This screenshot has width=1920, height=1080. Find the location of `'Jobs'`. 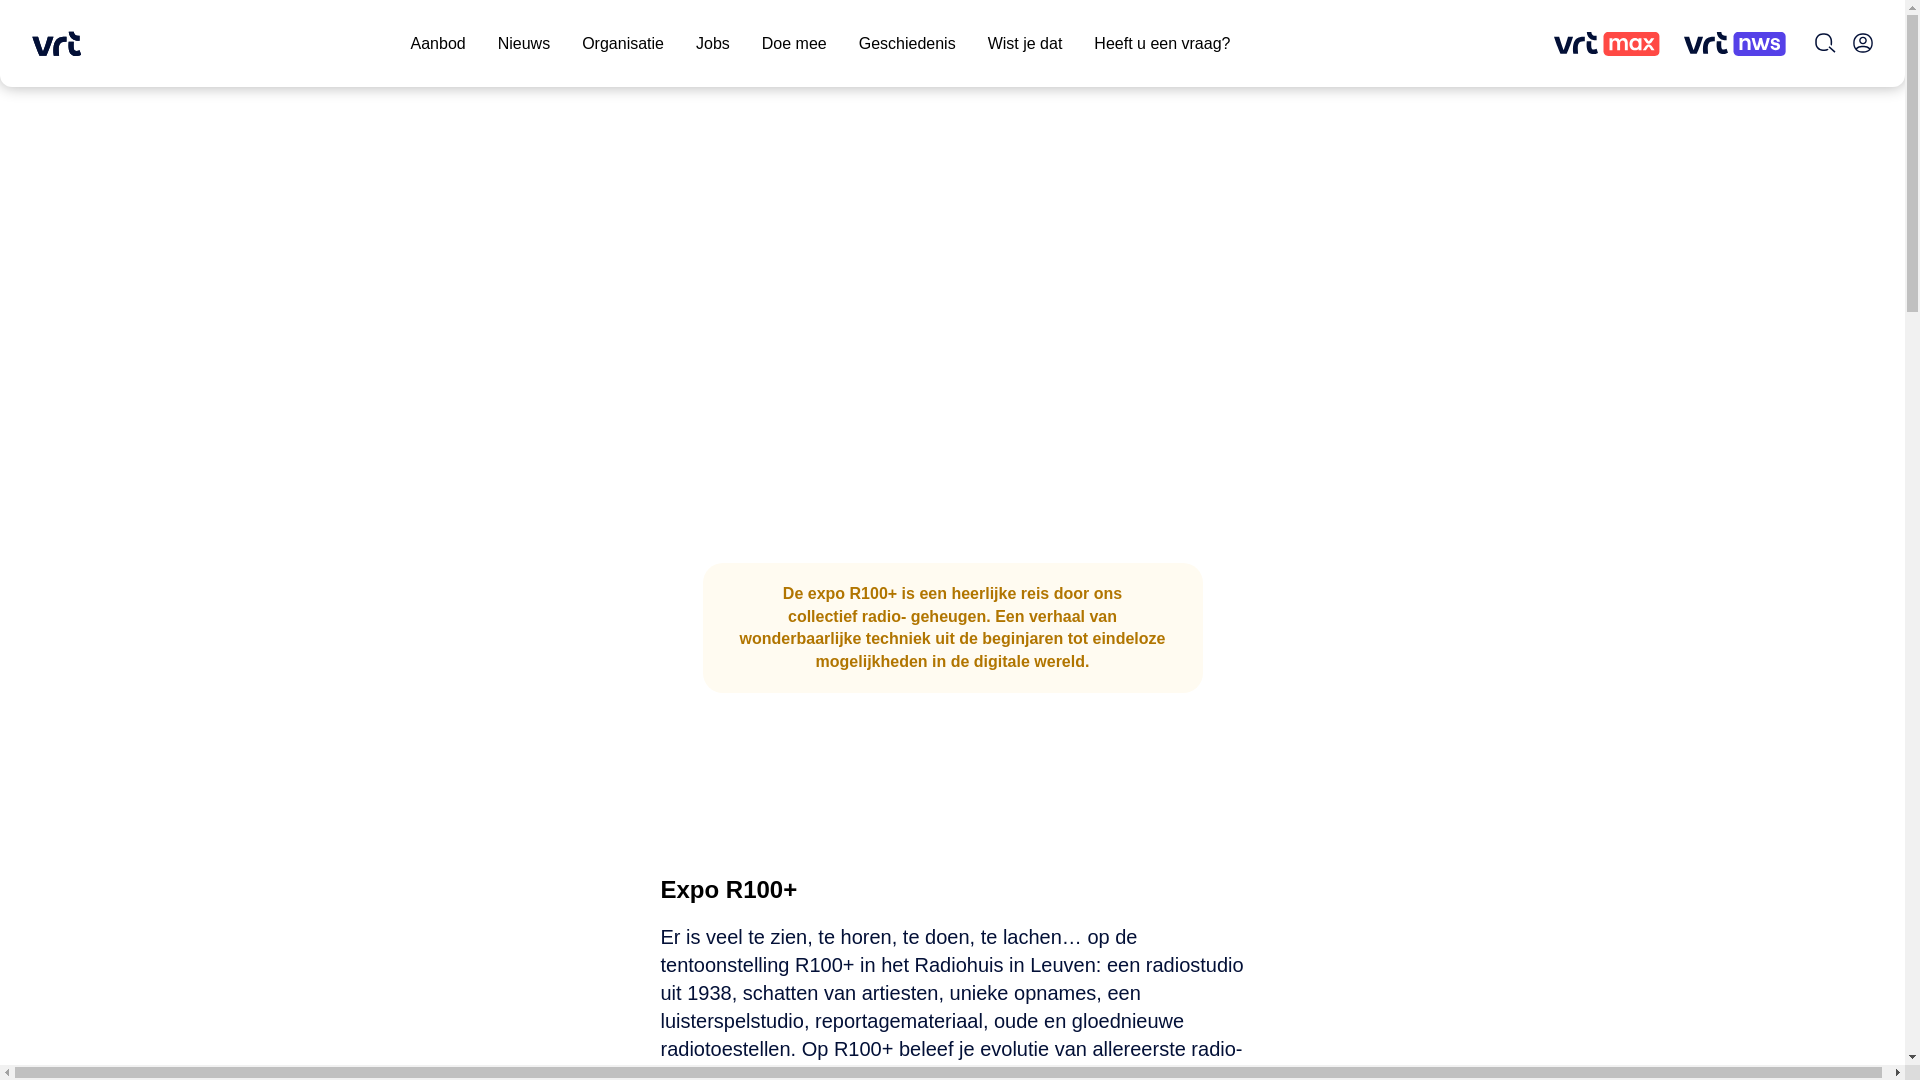

'Jobs' is located at coordinates (713, 43).